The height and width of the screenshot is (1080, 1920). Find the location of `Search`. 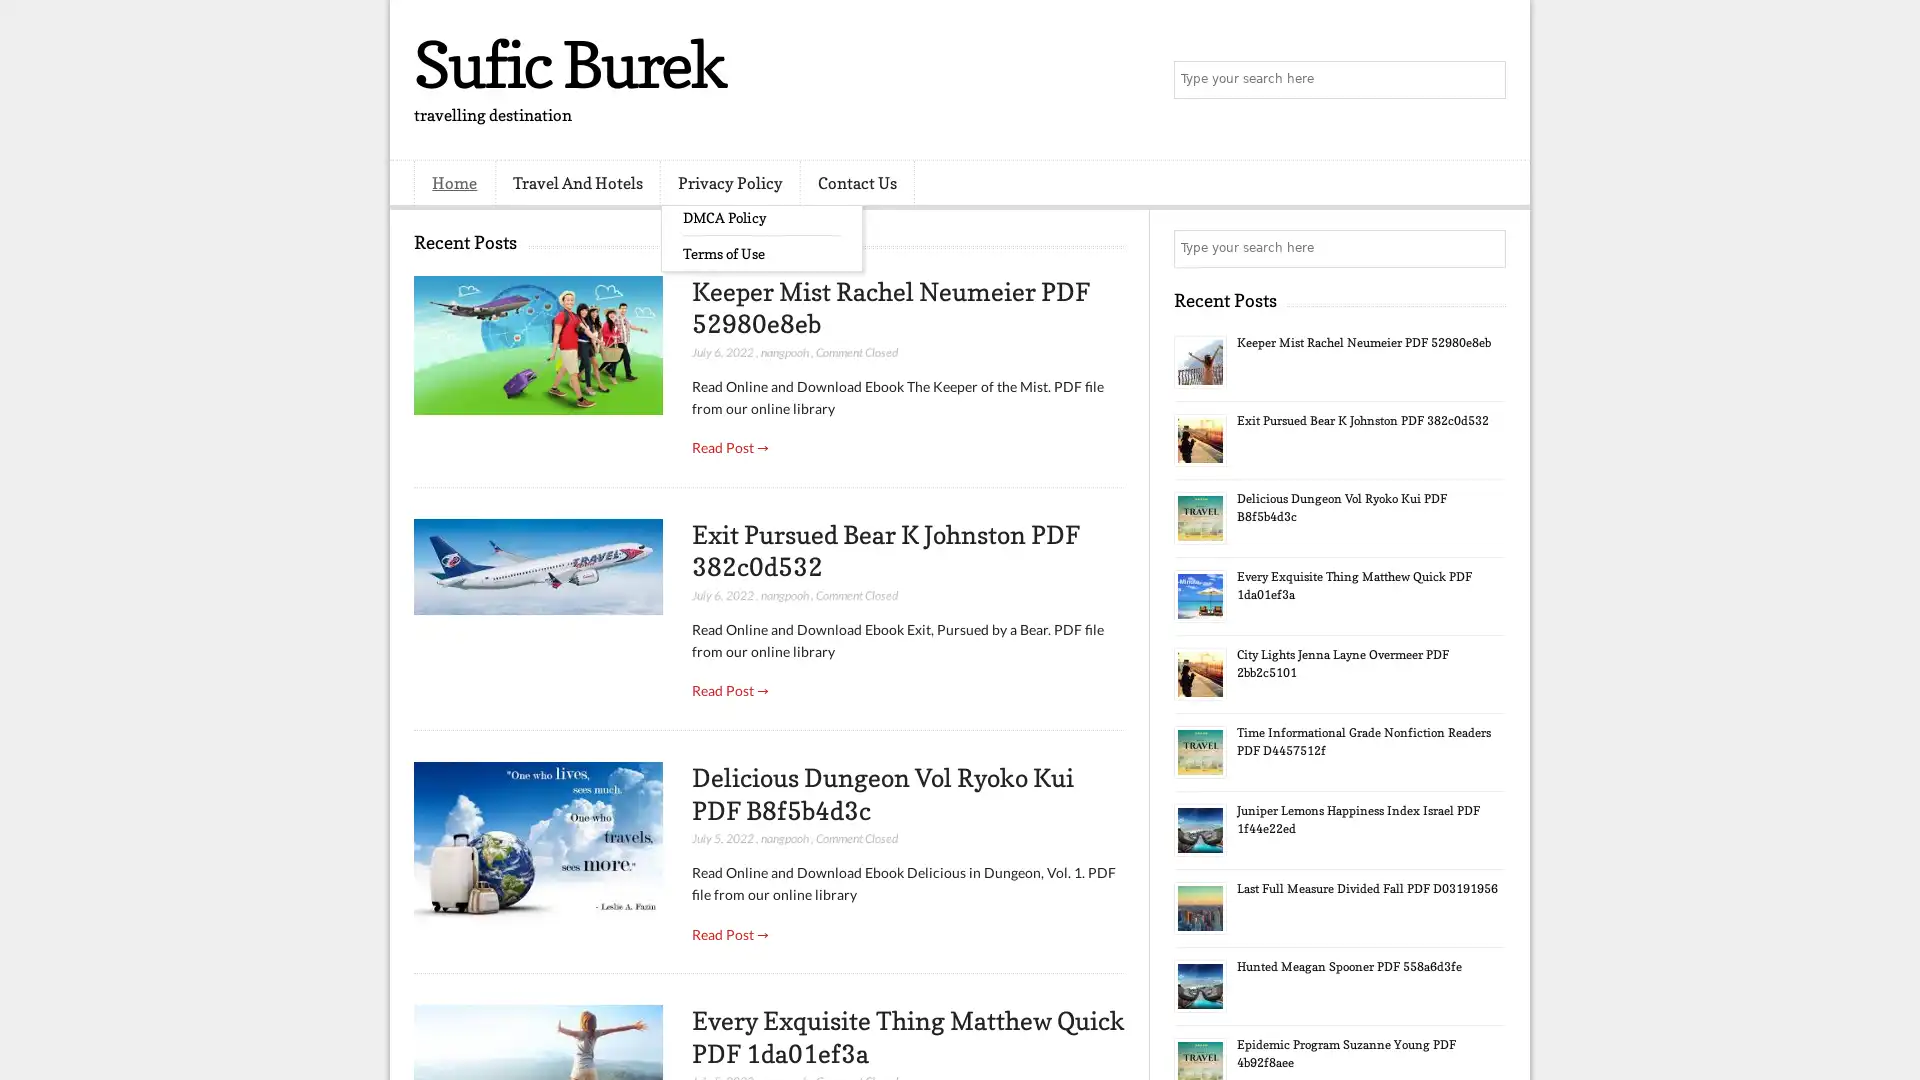

Search is located at coordinates (1485, 248).